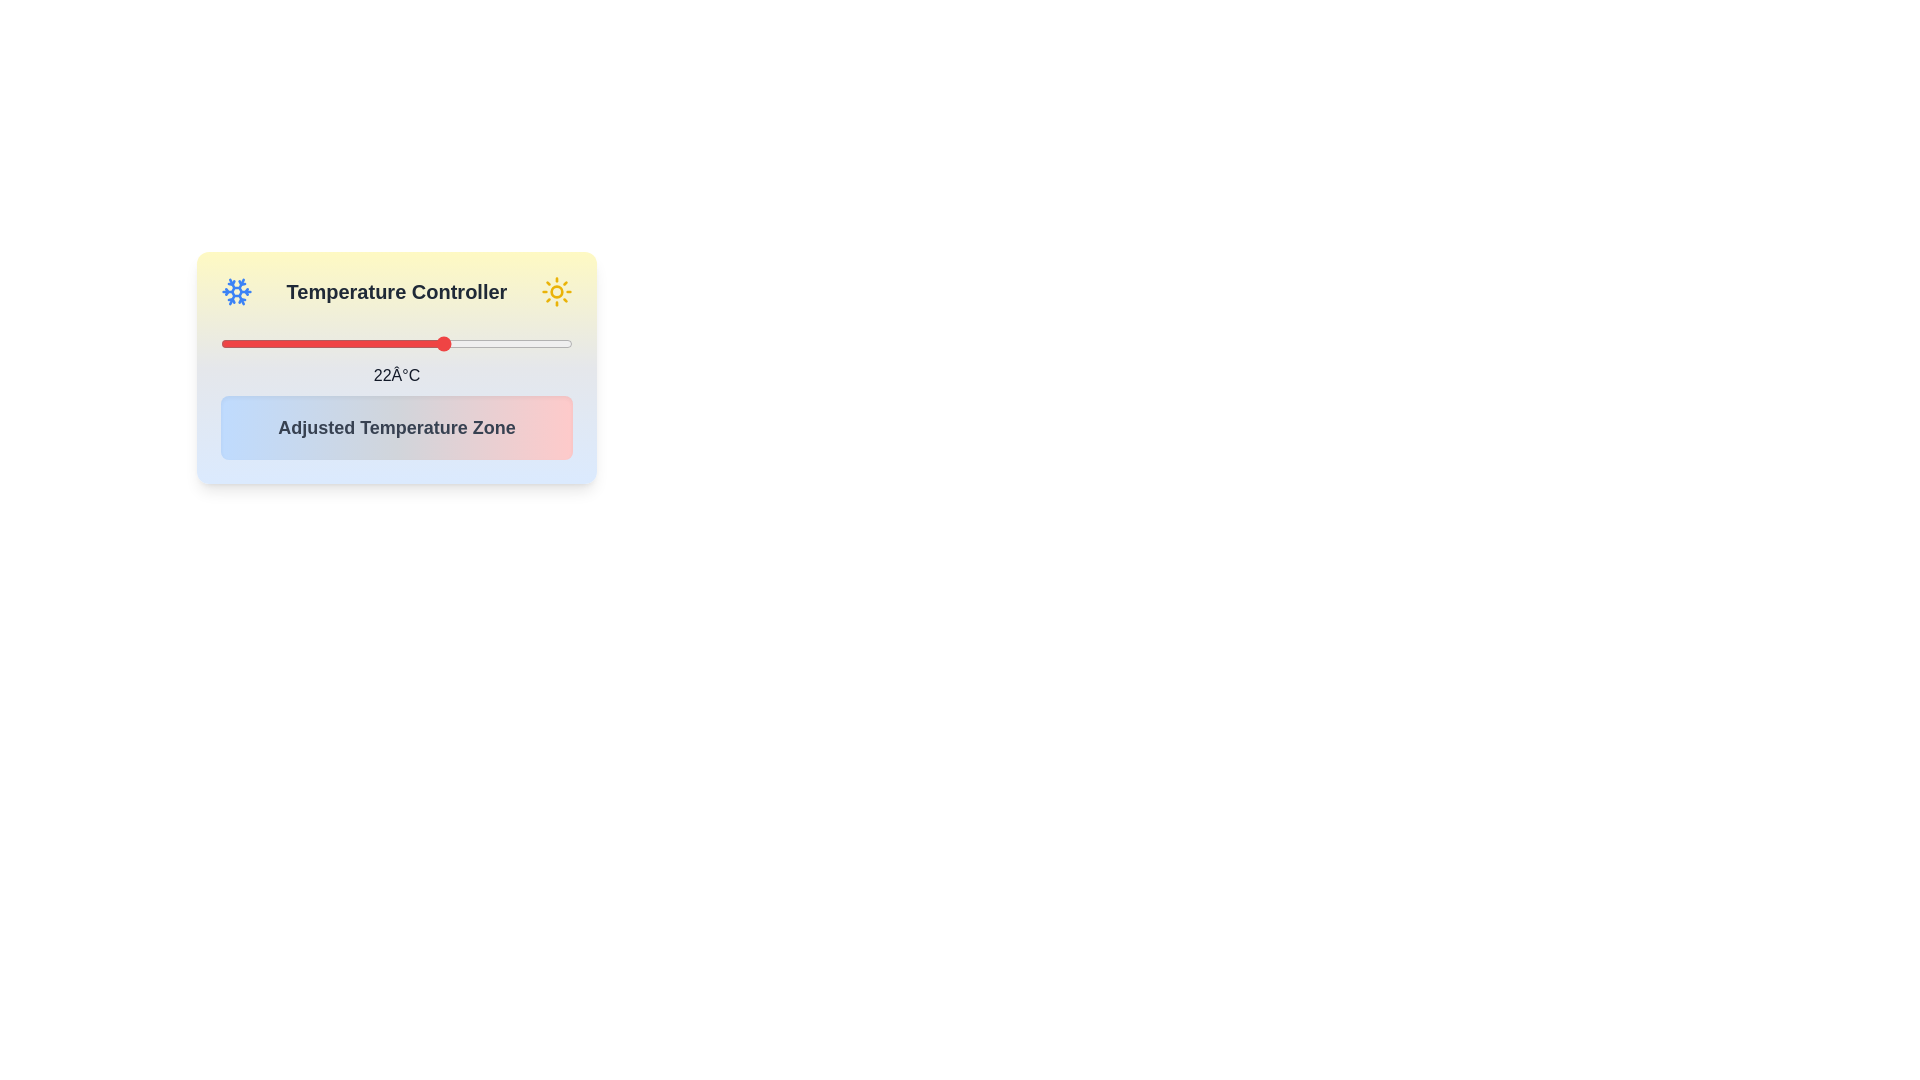 This screenshot has height=1080, width=1920. I want to click on the yellow sun icon, which represents bright conditions, located at the top-right corner of the 'Temperature Controller' panel, so click(556, 292).